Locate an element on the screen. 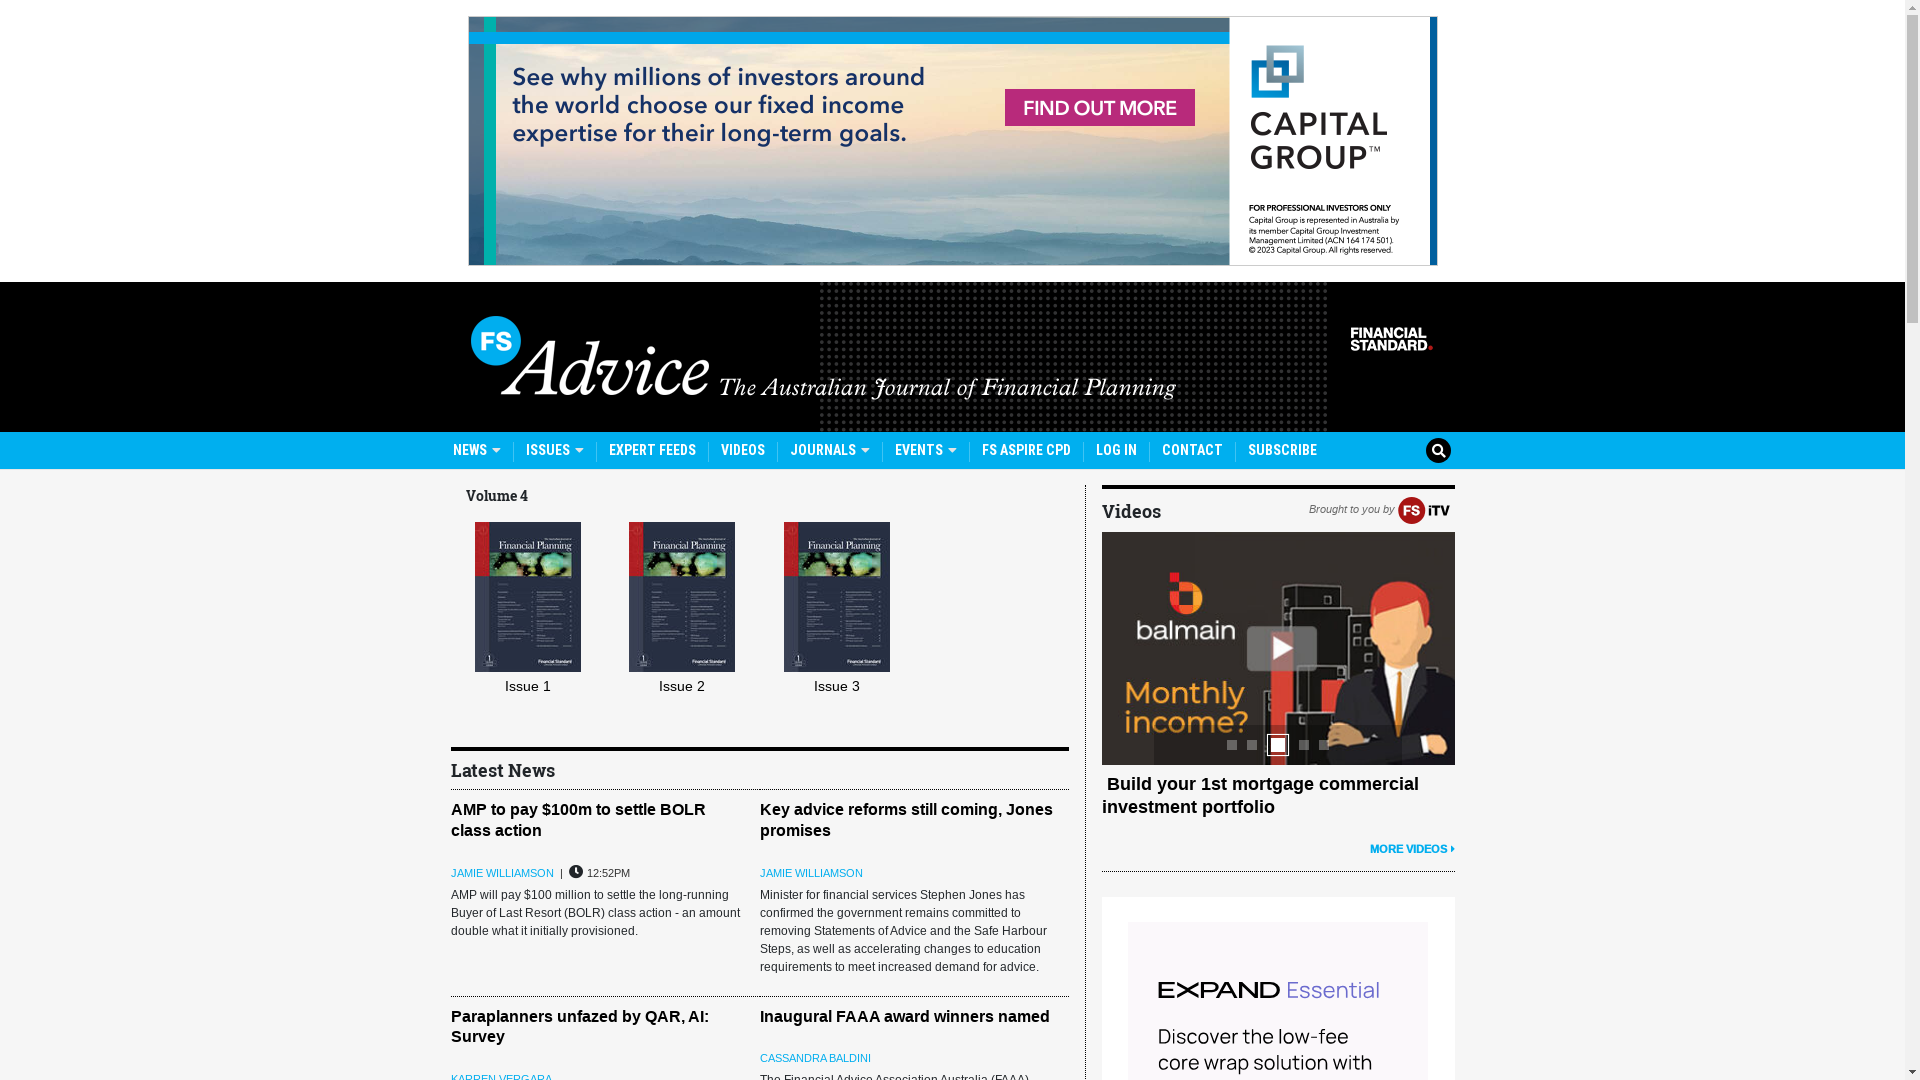 The image size is (1920, 1080). 'AMP to pay $100m to settle BOLR class action' is located at coordinates (449, 820).